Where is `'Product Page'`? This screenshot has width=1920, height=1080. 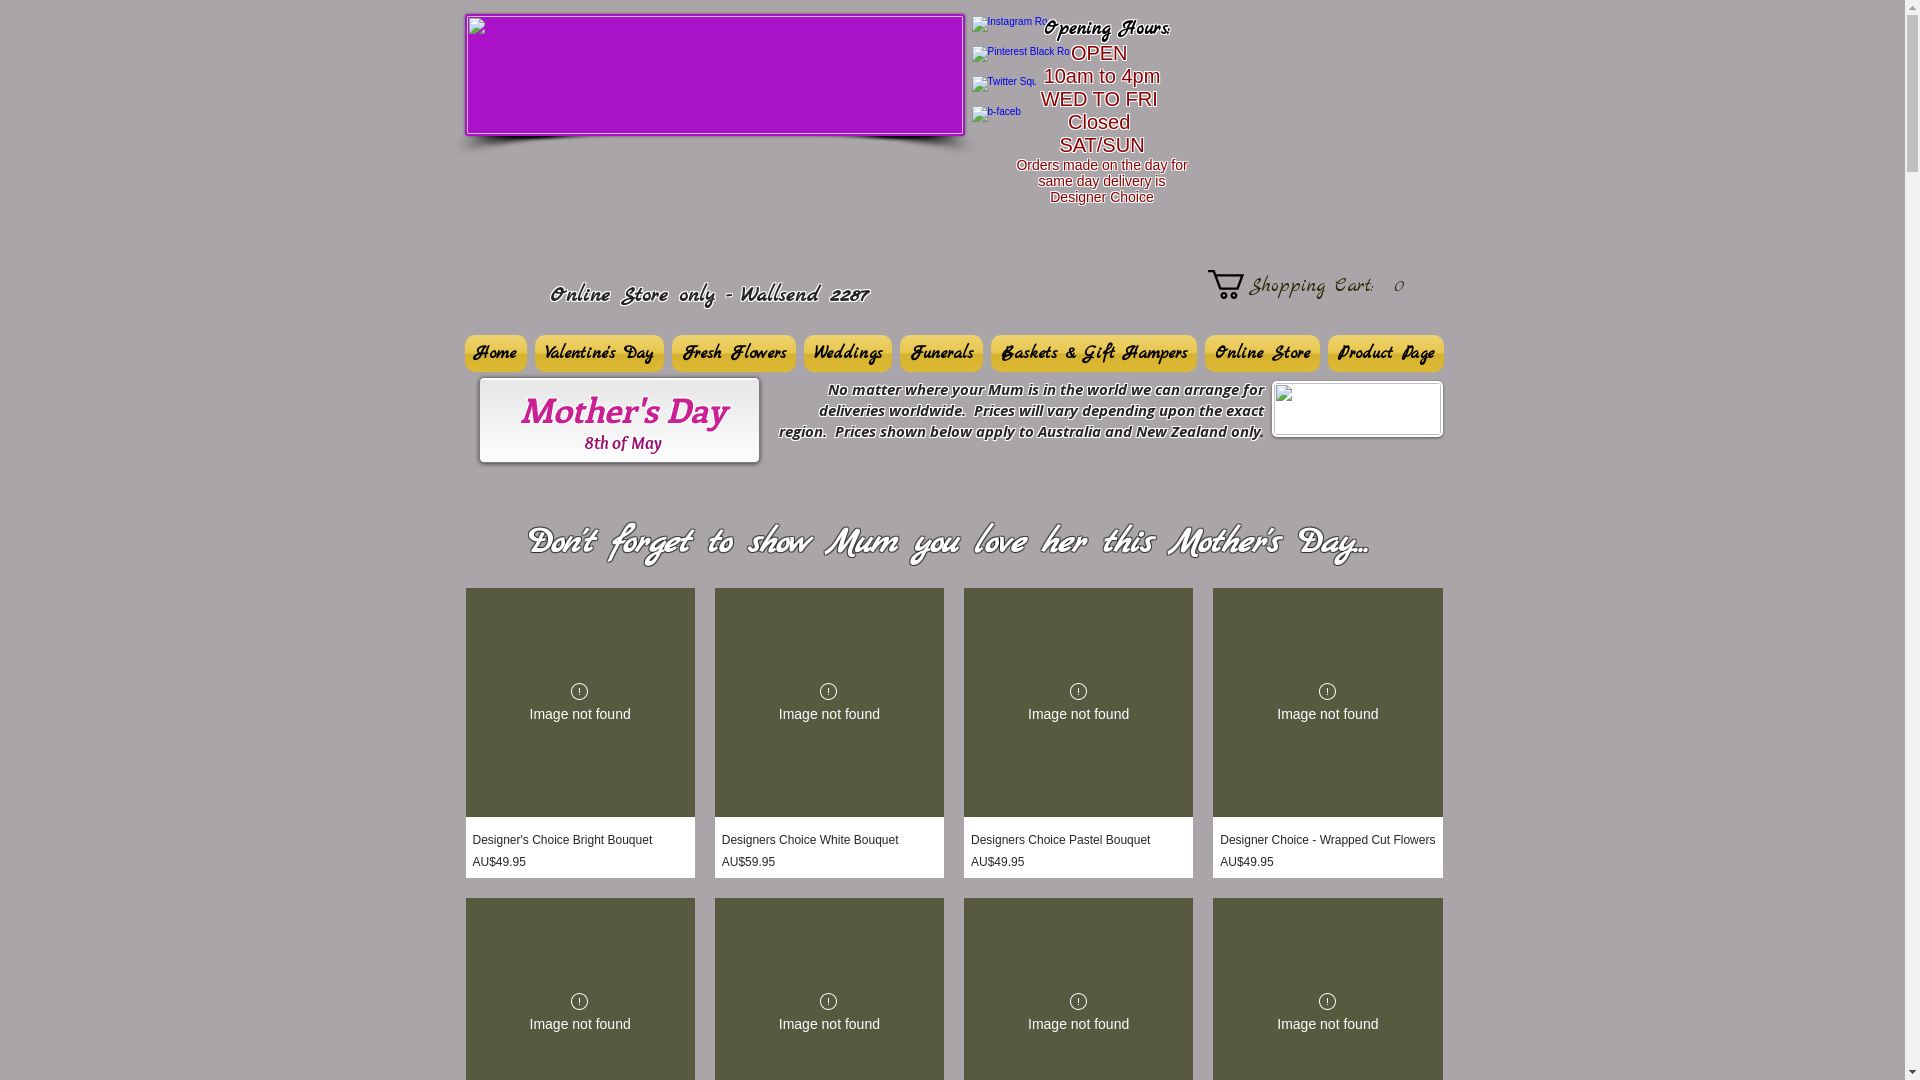
'Product Page' is located at coordinates (1324, 352).